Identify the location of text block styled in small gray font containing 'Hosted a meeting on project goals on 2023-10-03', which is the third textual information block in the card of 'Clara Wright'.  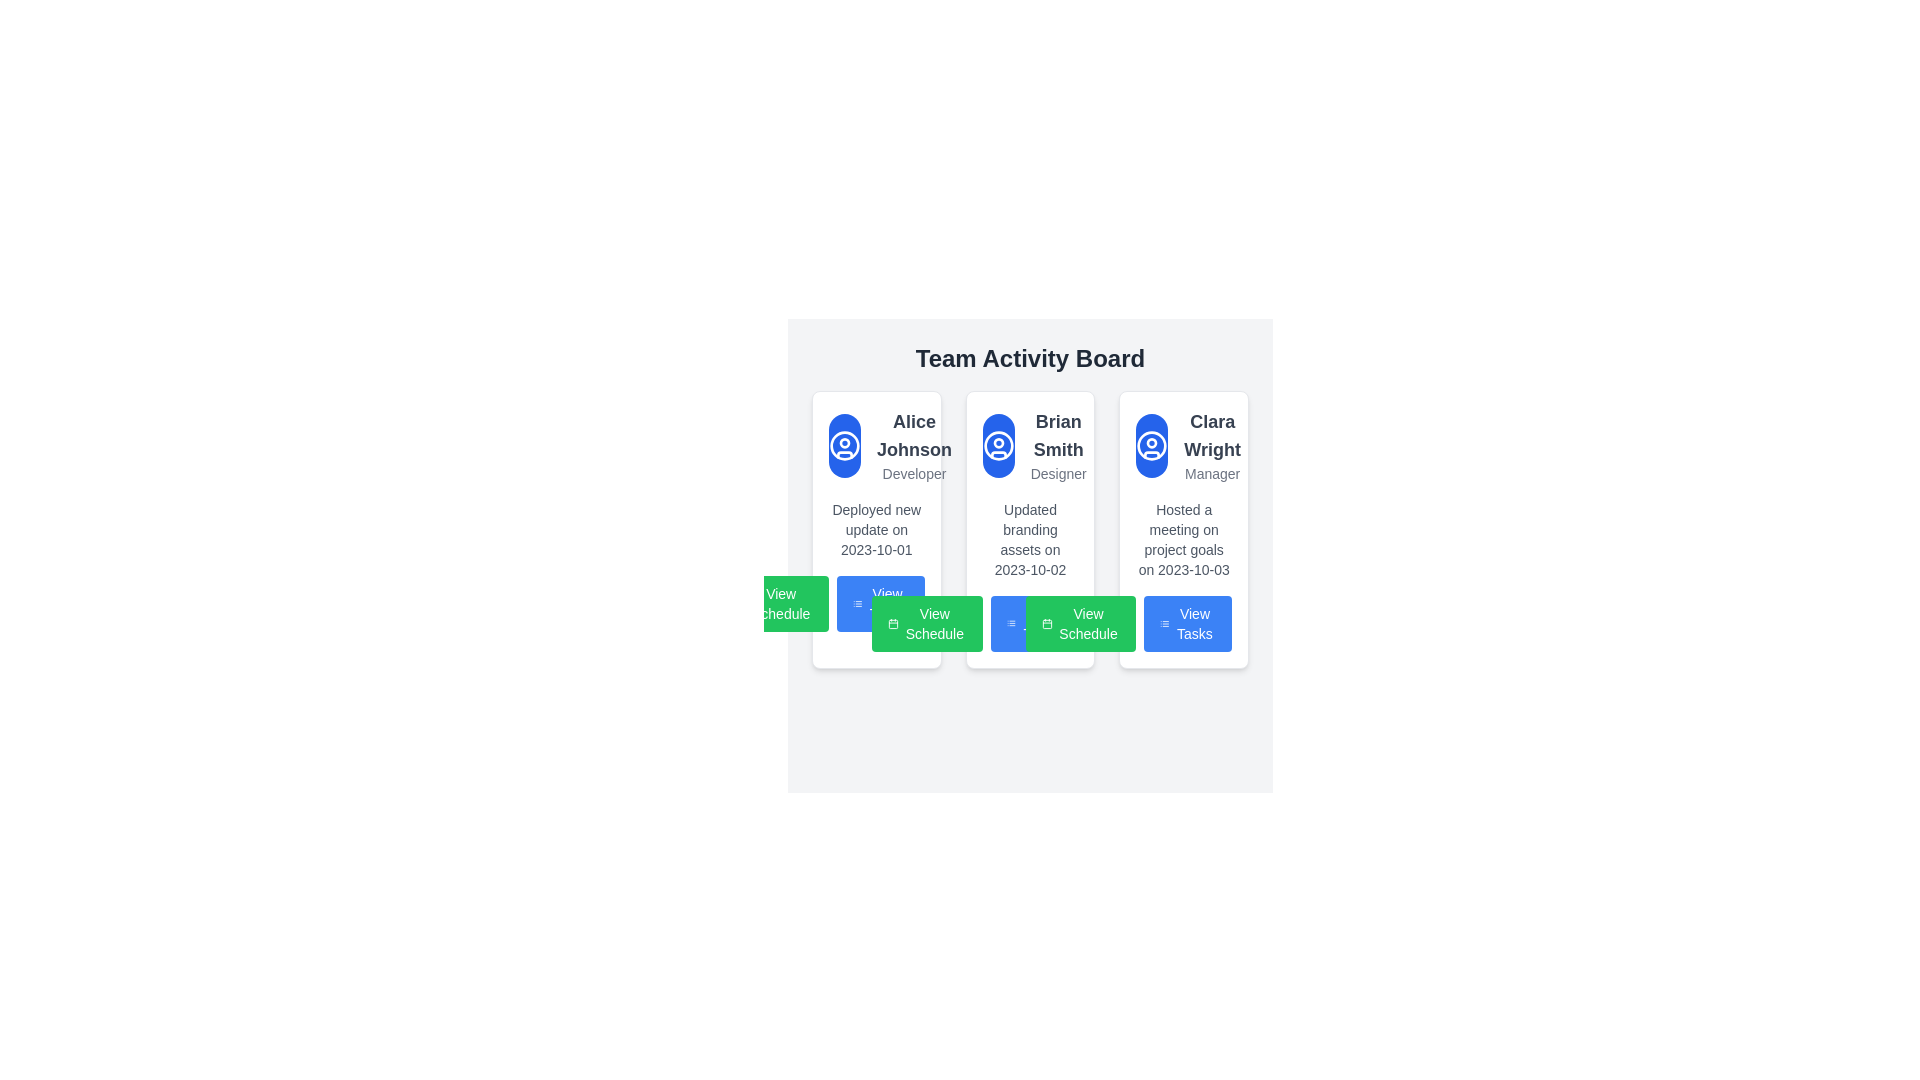
(1184, 540).